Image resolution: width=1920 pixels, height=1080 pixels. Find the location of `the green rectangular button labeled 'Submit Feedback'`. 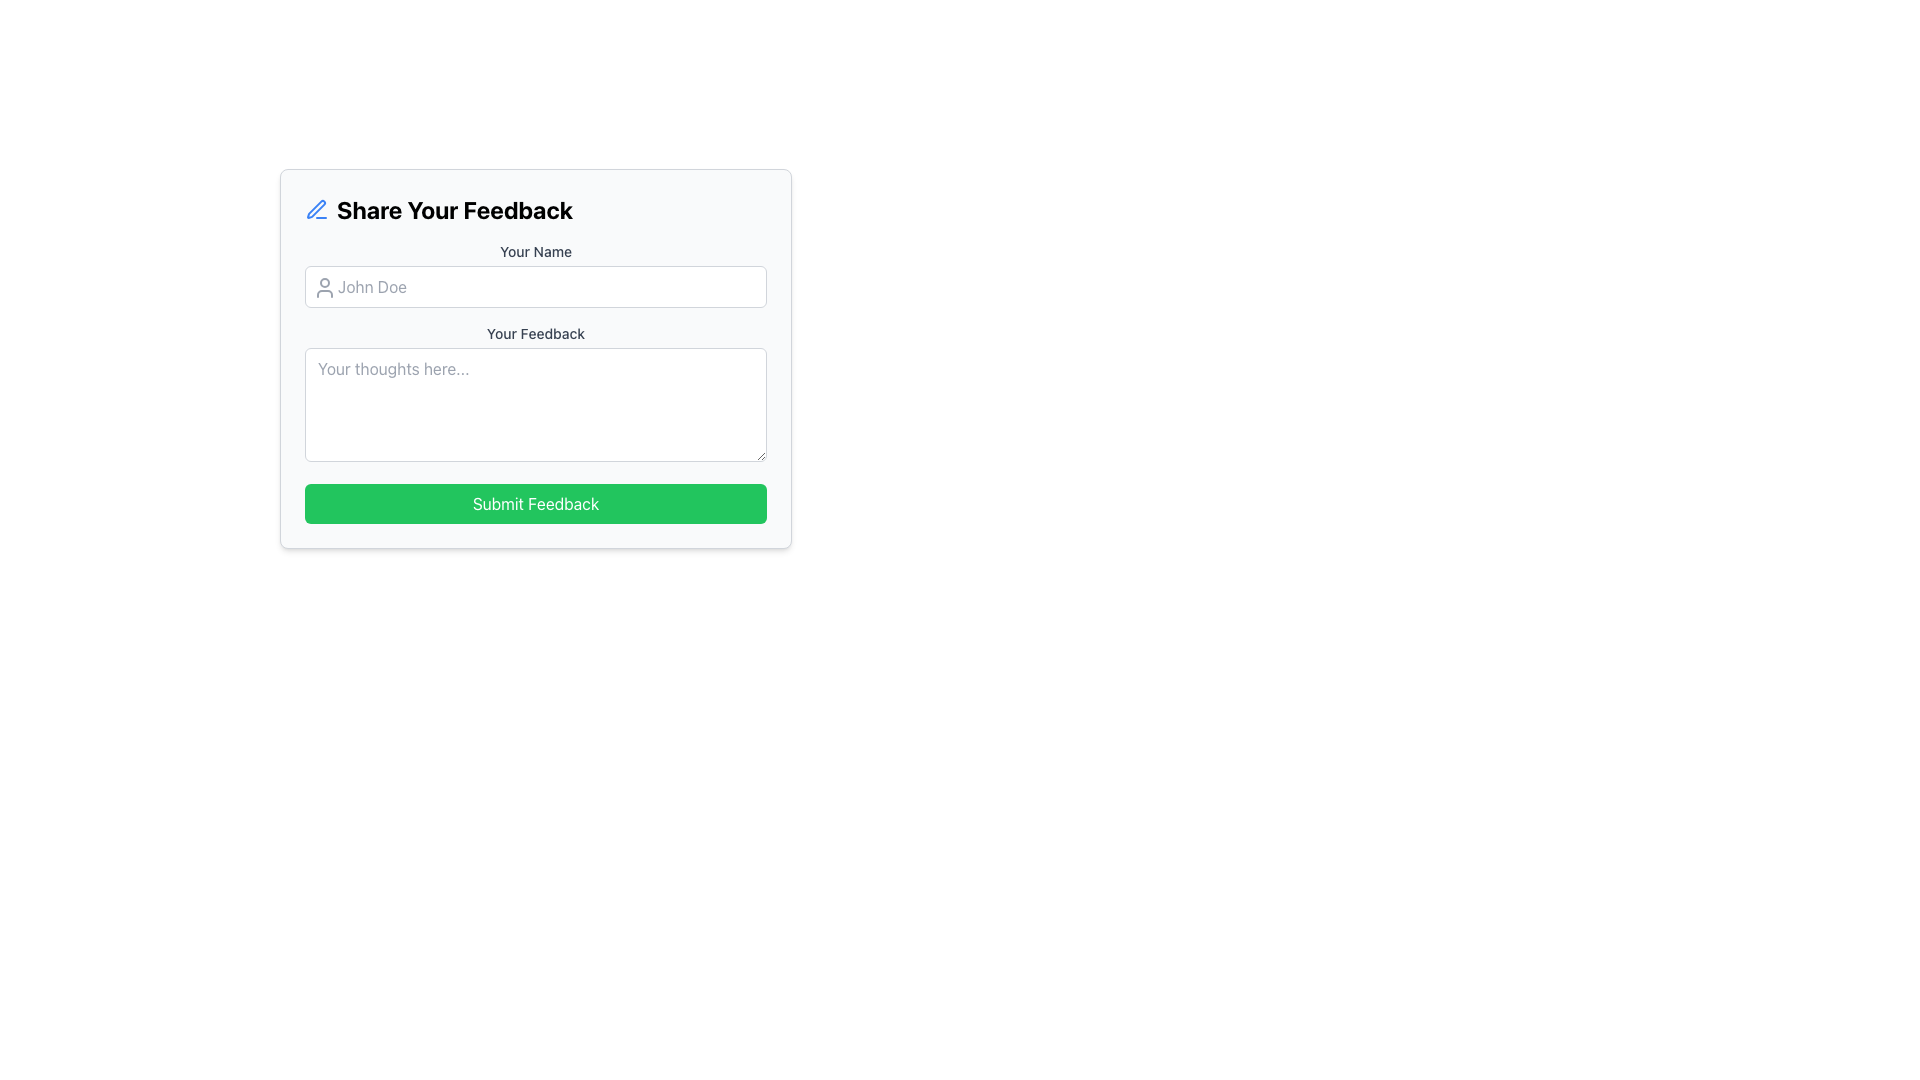

the green rectangular button labeled 'Submit Feedback' is located at coordinates (536, 503).